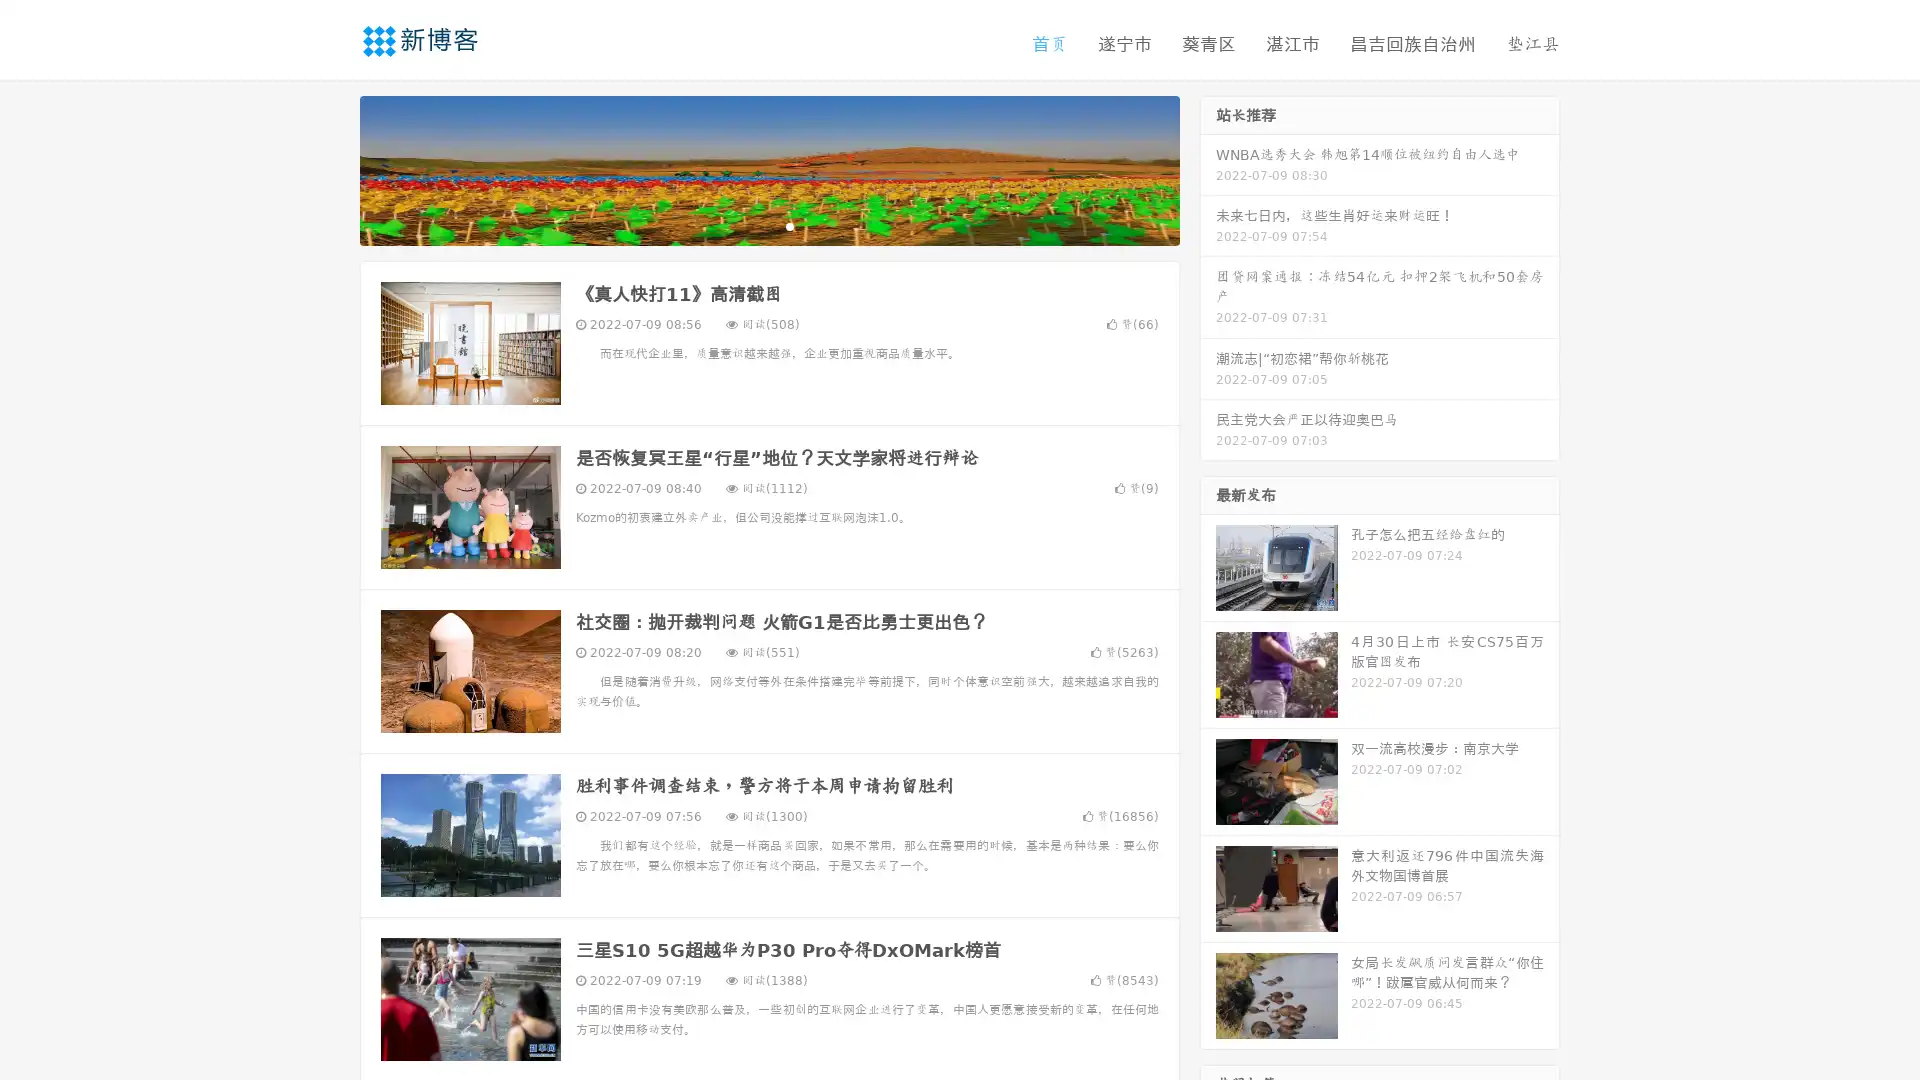 The width and height of the screenshot is (1920, 1080). What do you see at coordinates (789, 225) in the screenshot?
I see `Go to slide 3` at bounding box center [789, 225].